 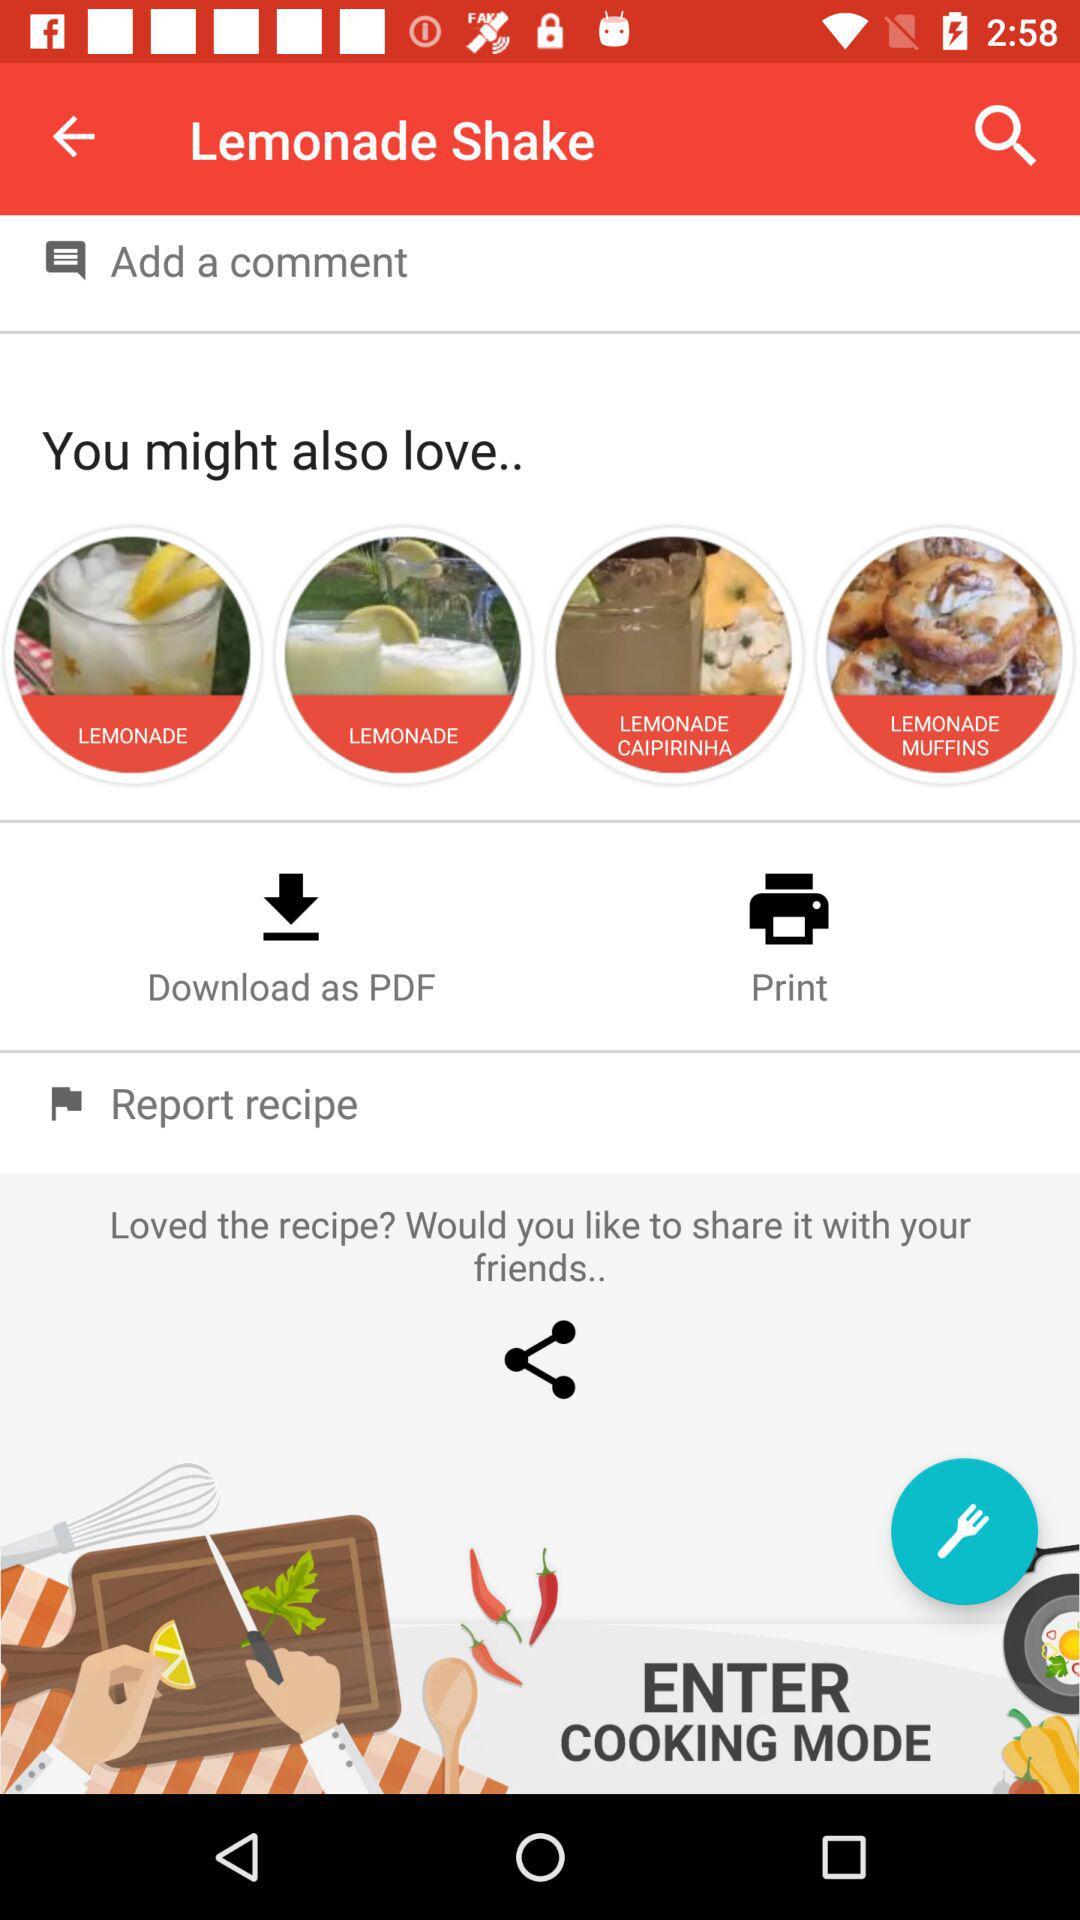 What do you see at coordinates (72, 135) in the screenshot?
I see `the item next to lemonade shake` at bounding box center [72, 135].